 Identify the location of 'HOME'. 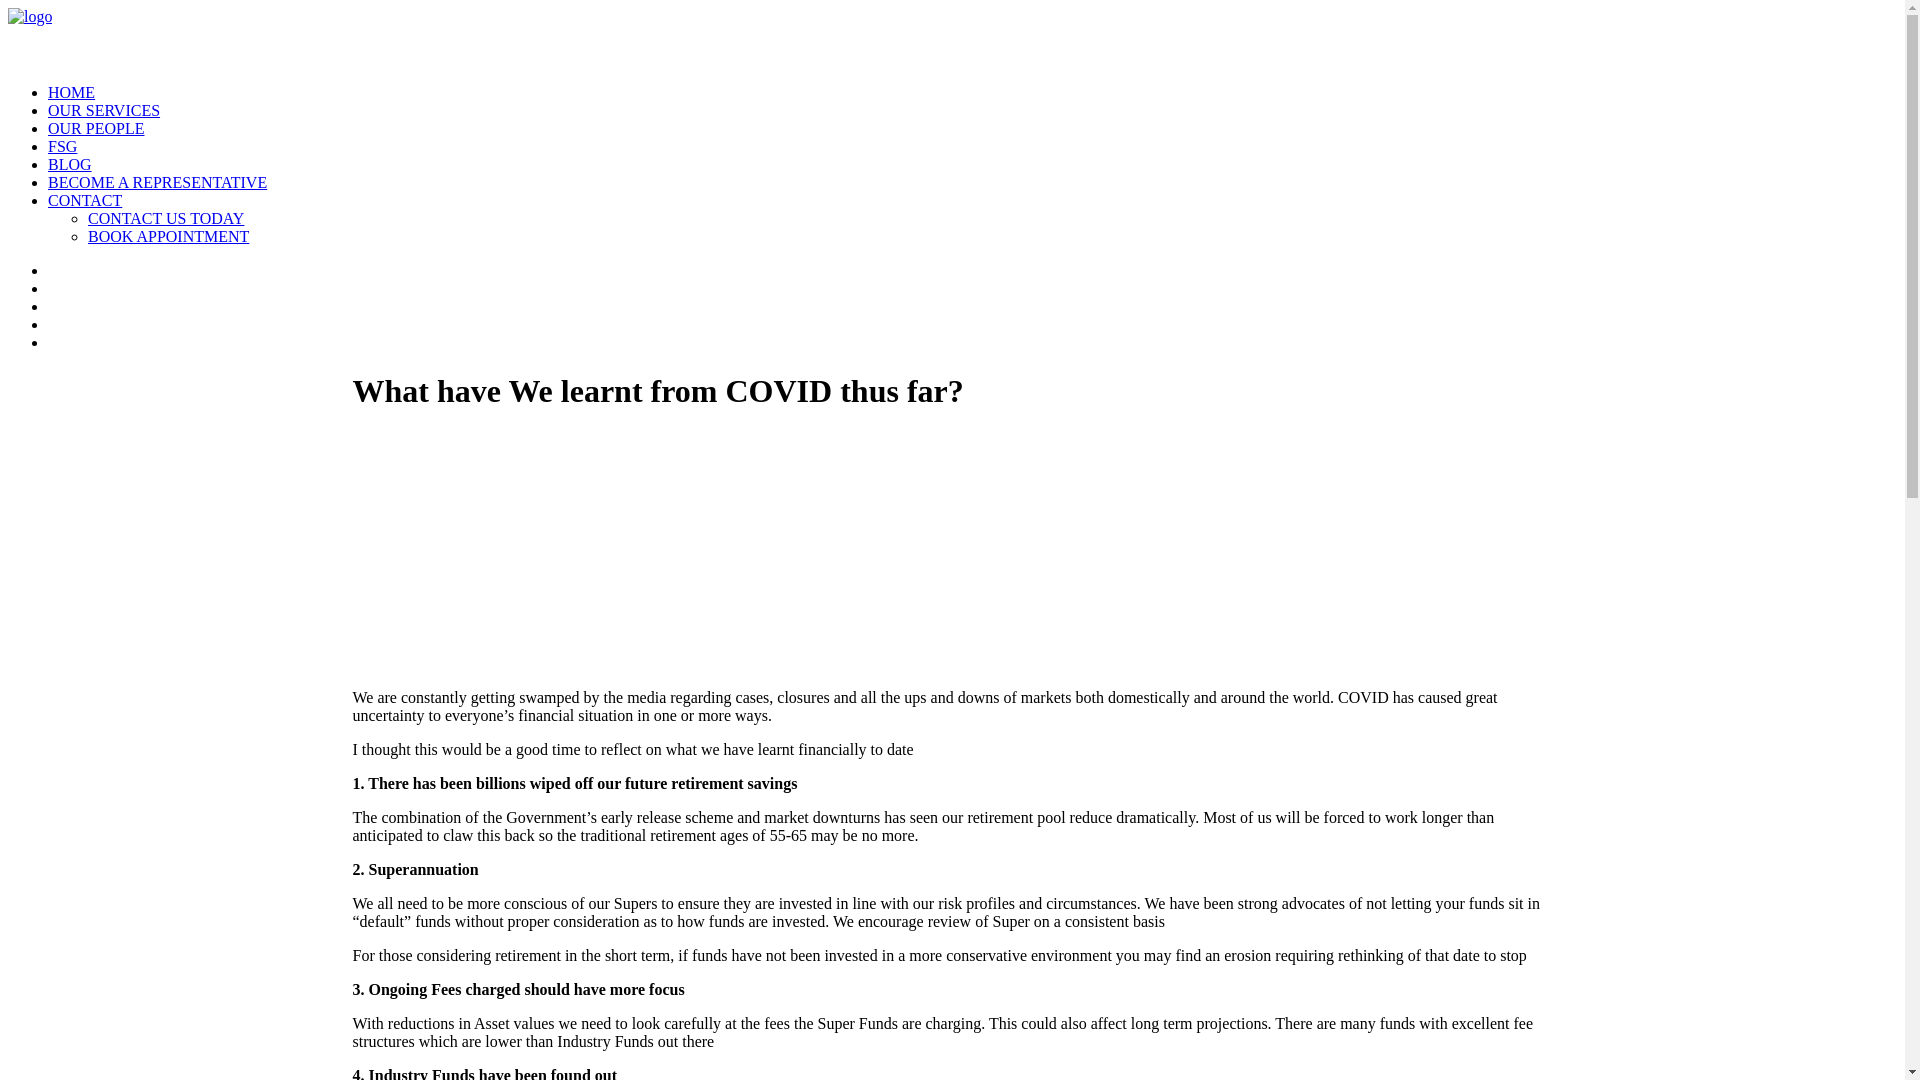
(48, 92).